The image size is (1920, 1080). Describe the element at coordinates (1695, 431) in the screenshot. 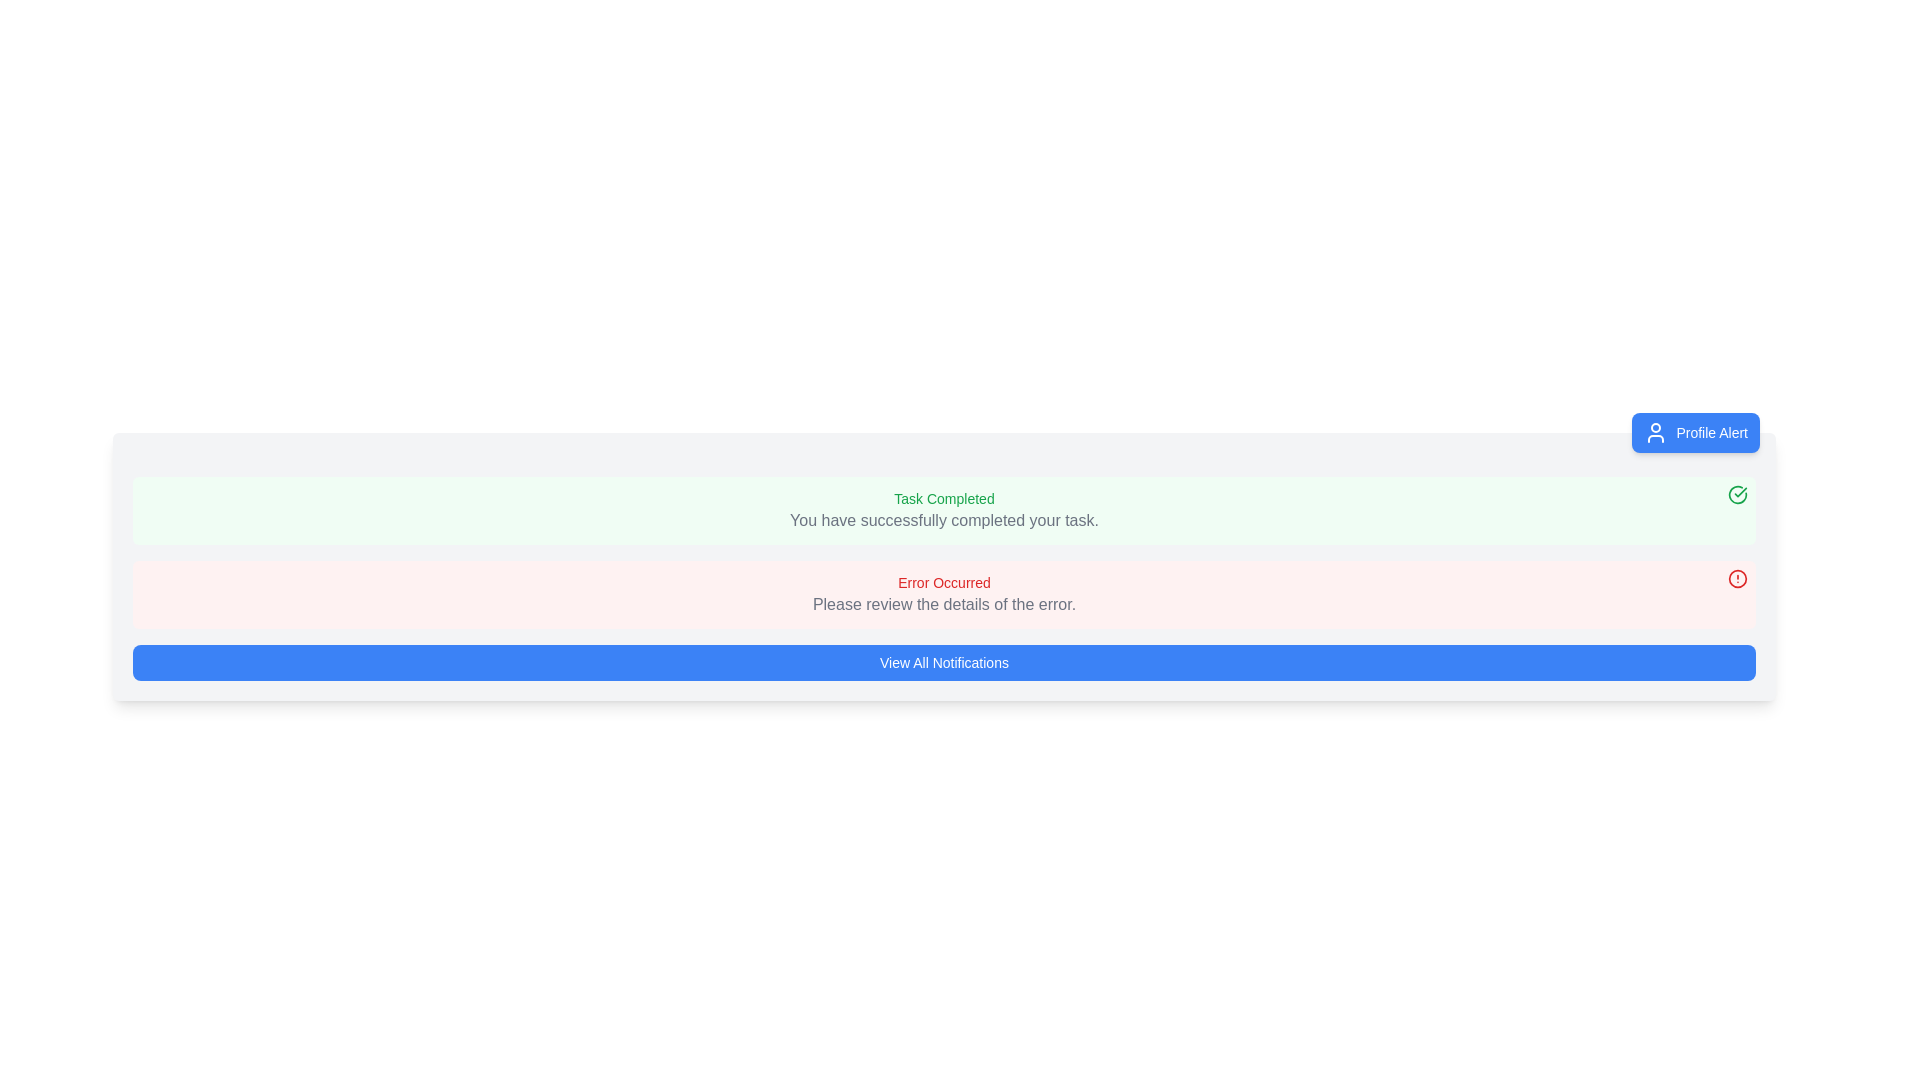

I see `the notification badge styled as a button, which has a blue background, white rounded corners, and contains the text 'Profile Alert' and a user icon` at that location.